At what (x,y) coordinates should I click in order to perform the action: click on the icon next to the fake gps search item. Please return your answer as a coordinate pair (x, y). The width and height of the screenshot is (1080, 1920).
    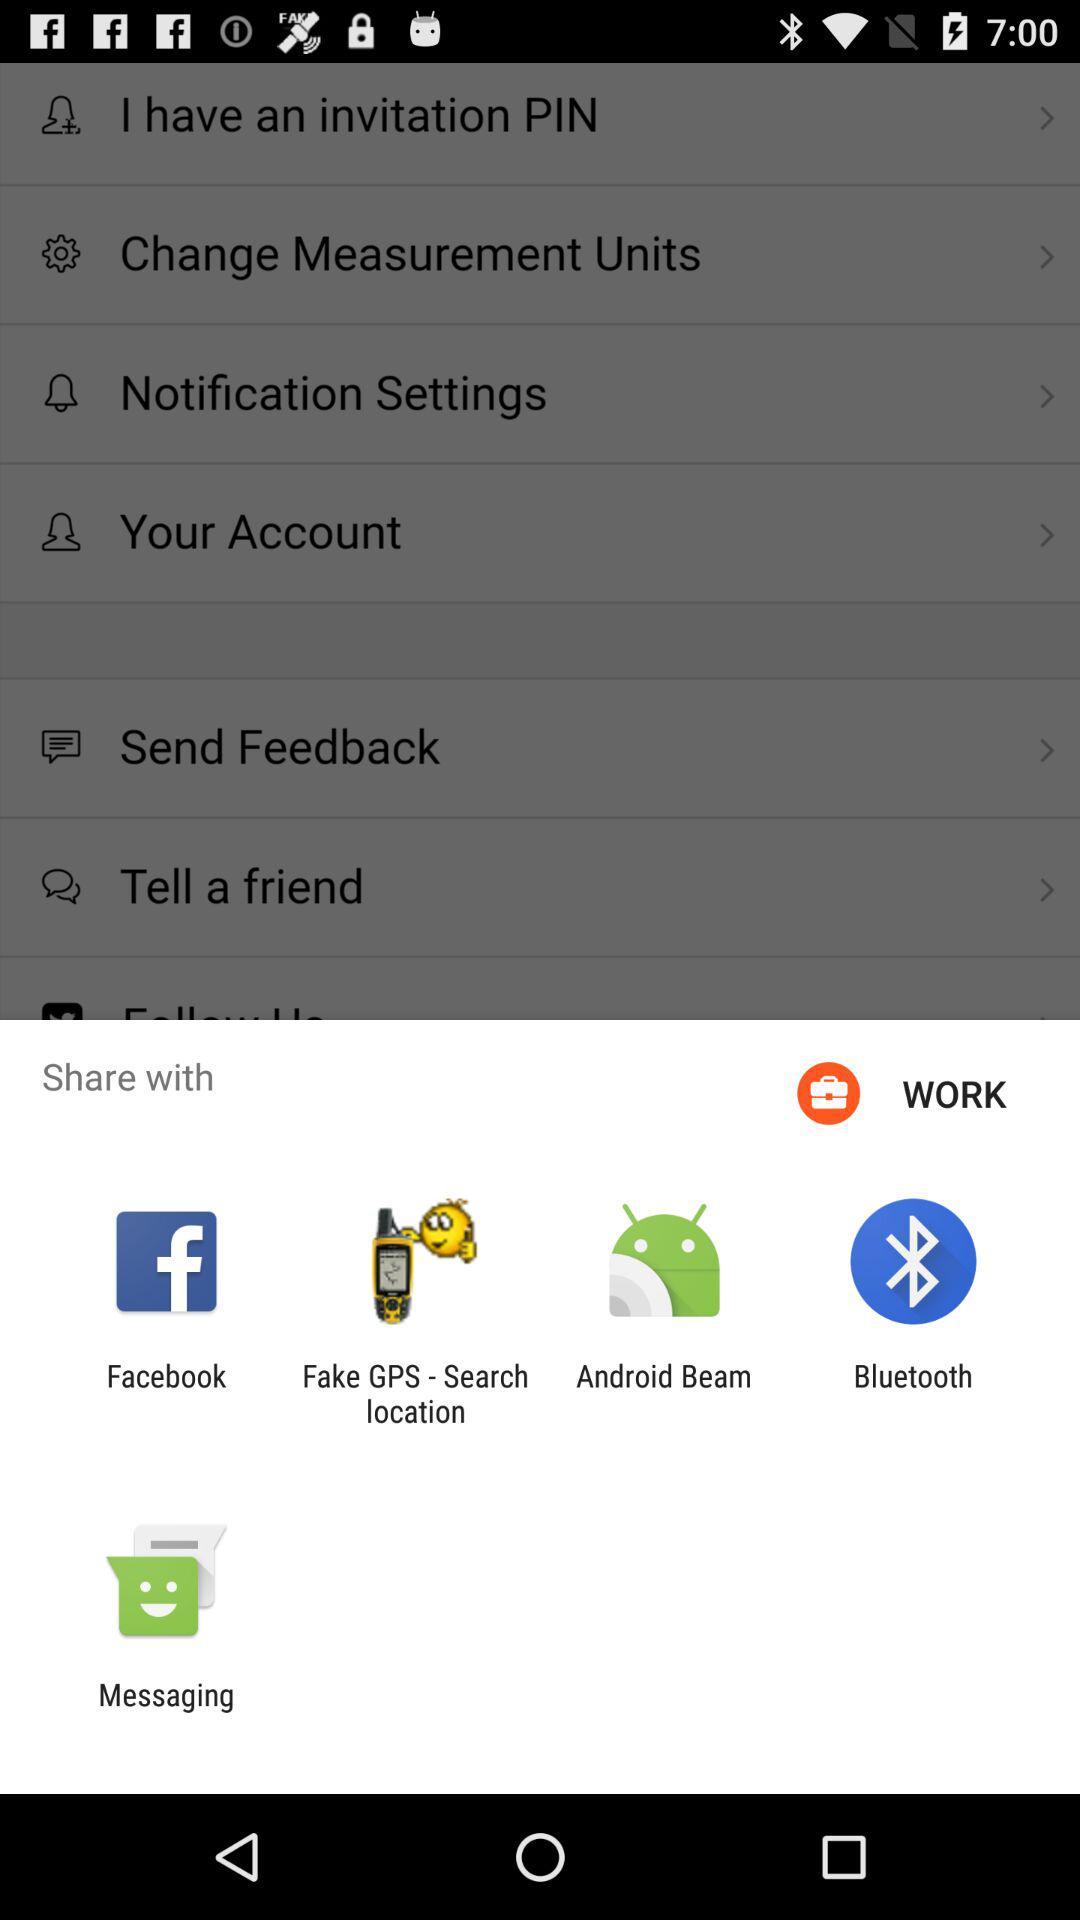
    Looking at the image, I should click on (165, 1392).